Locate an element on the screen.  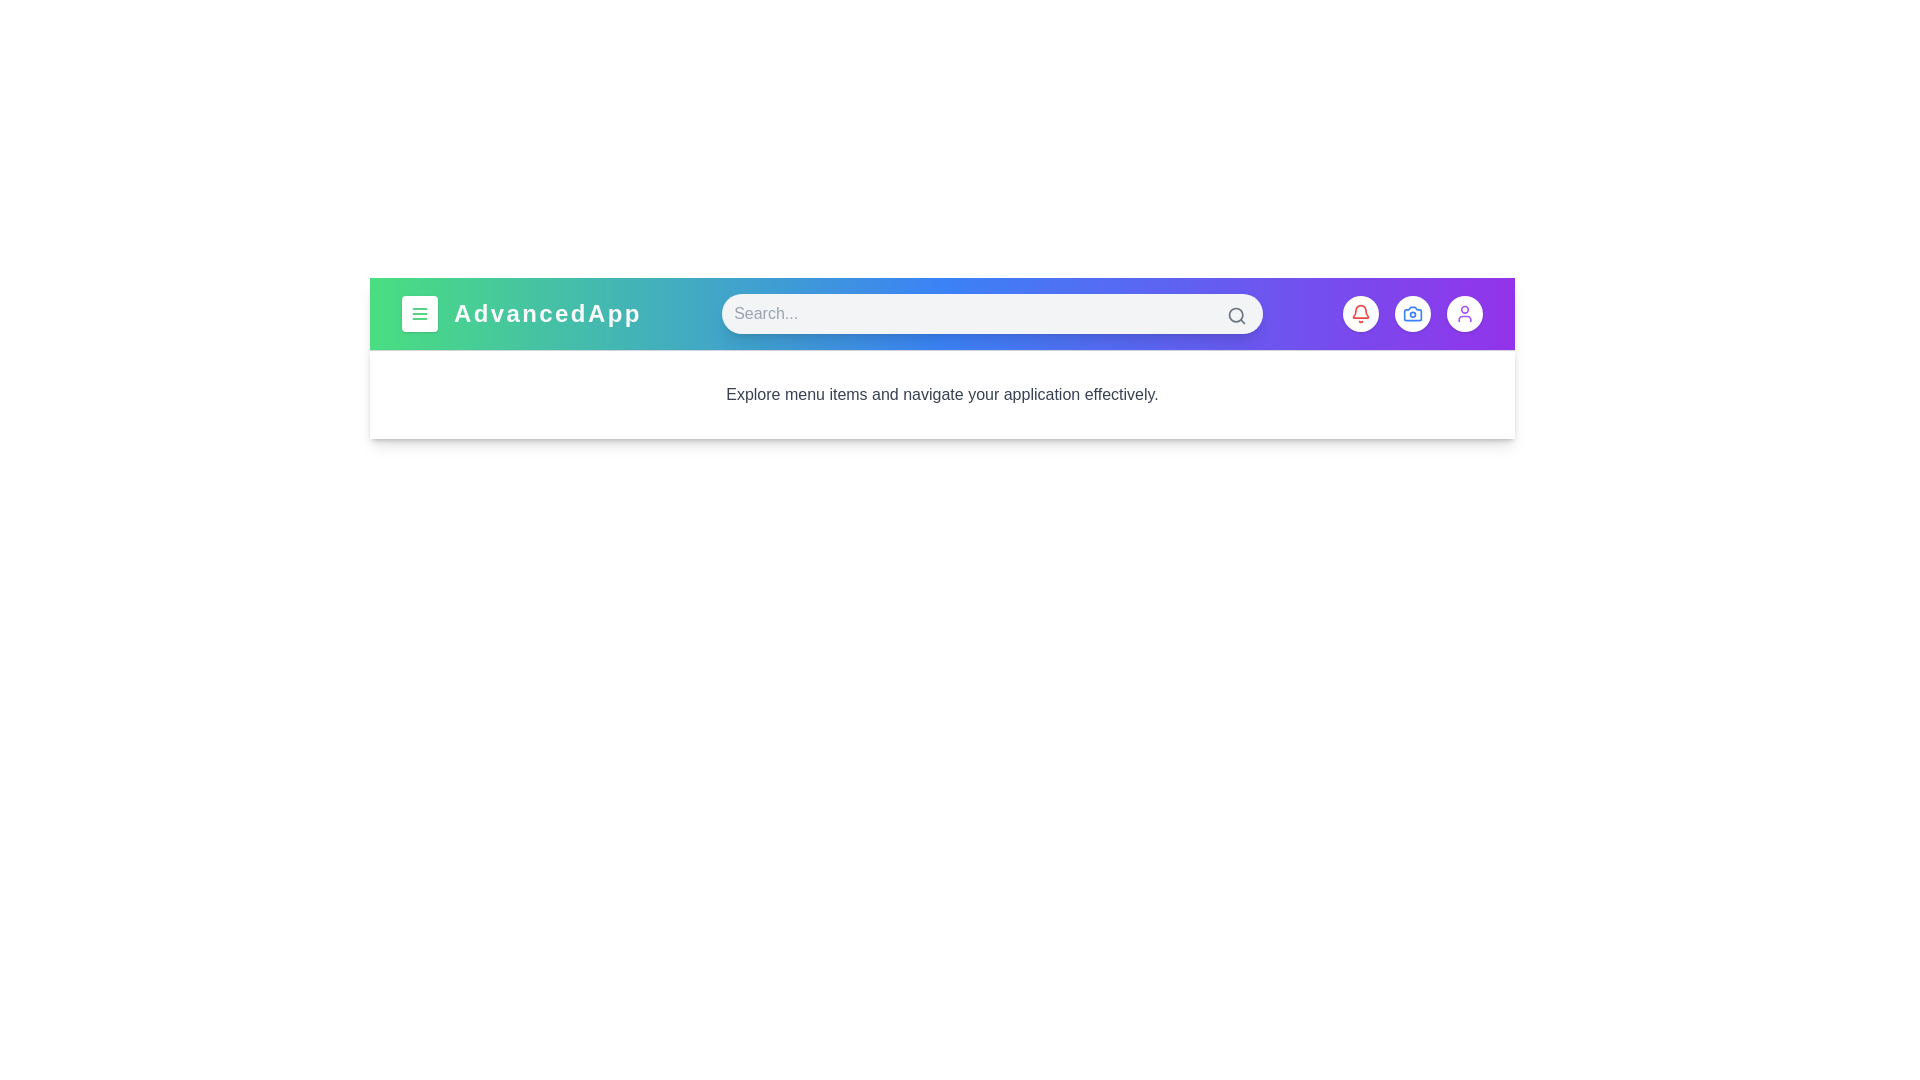
the search icon to activate the search functionality is located at coordinates (1235, 315).